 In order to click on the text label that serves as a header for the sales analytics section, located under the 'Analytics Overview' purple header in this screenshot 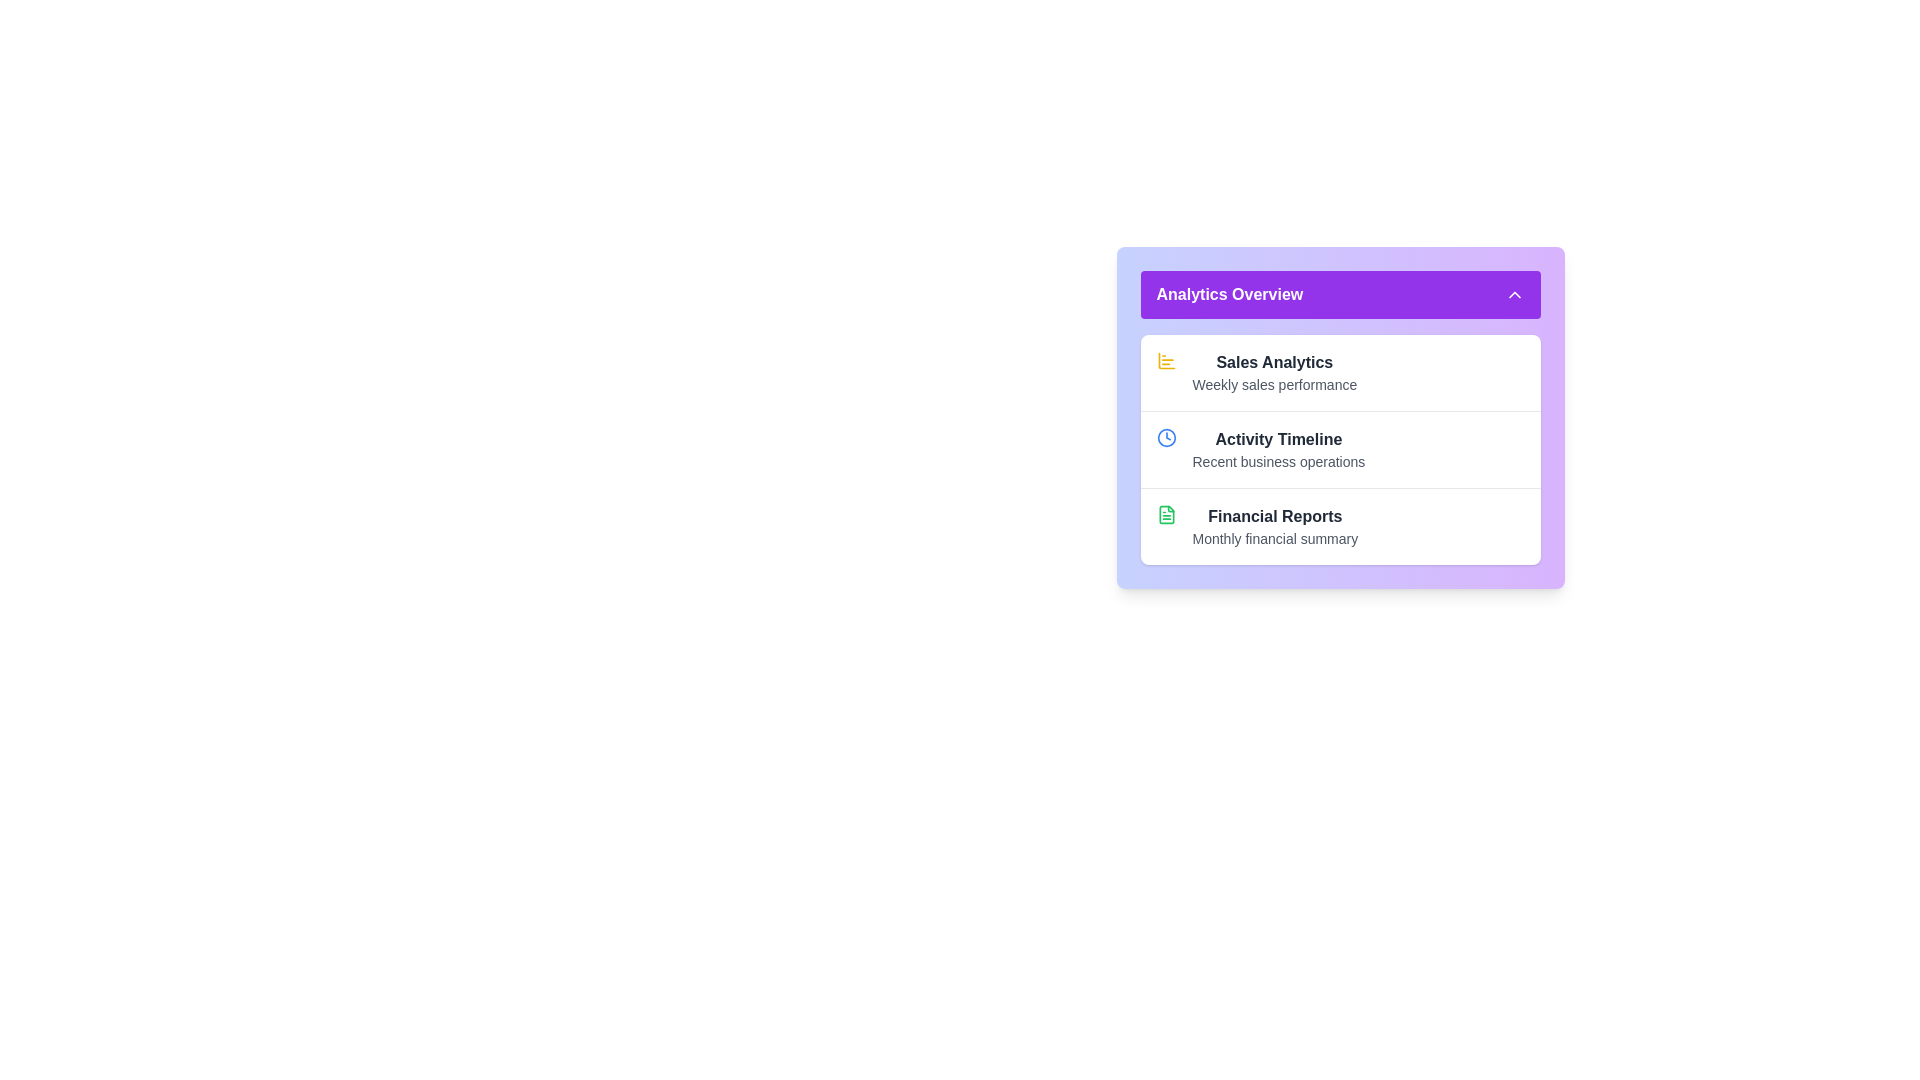, I will do `click(1273, 362)`.